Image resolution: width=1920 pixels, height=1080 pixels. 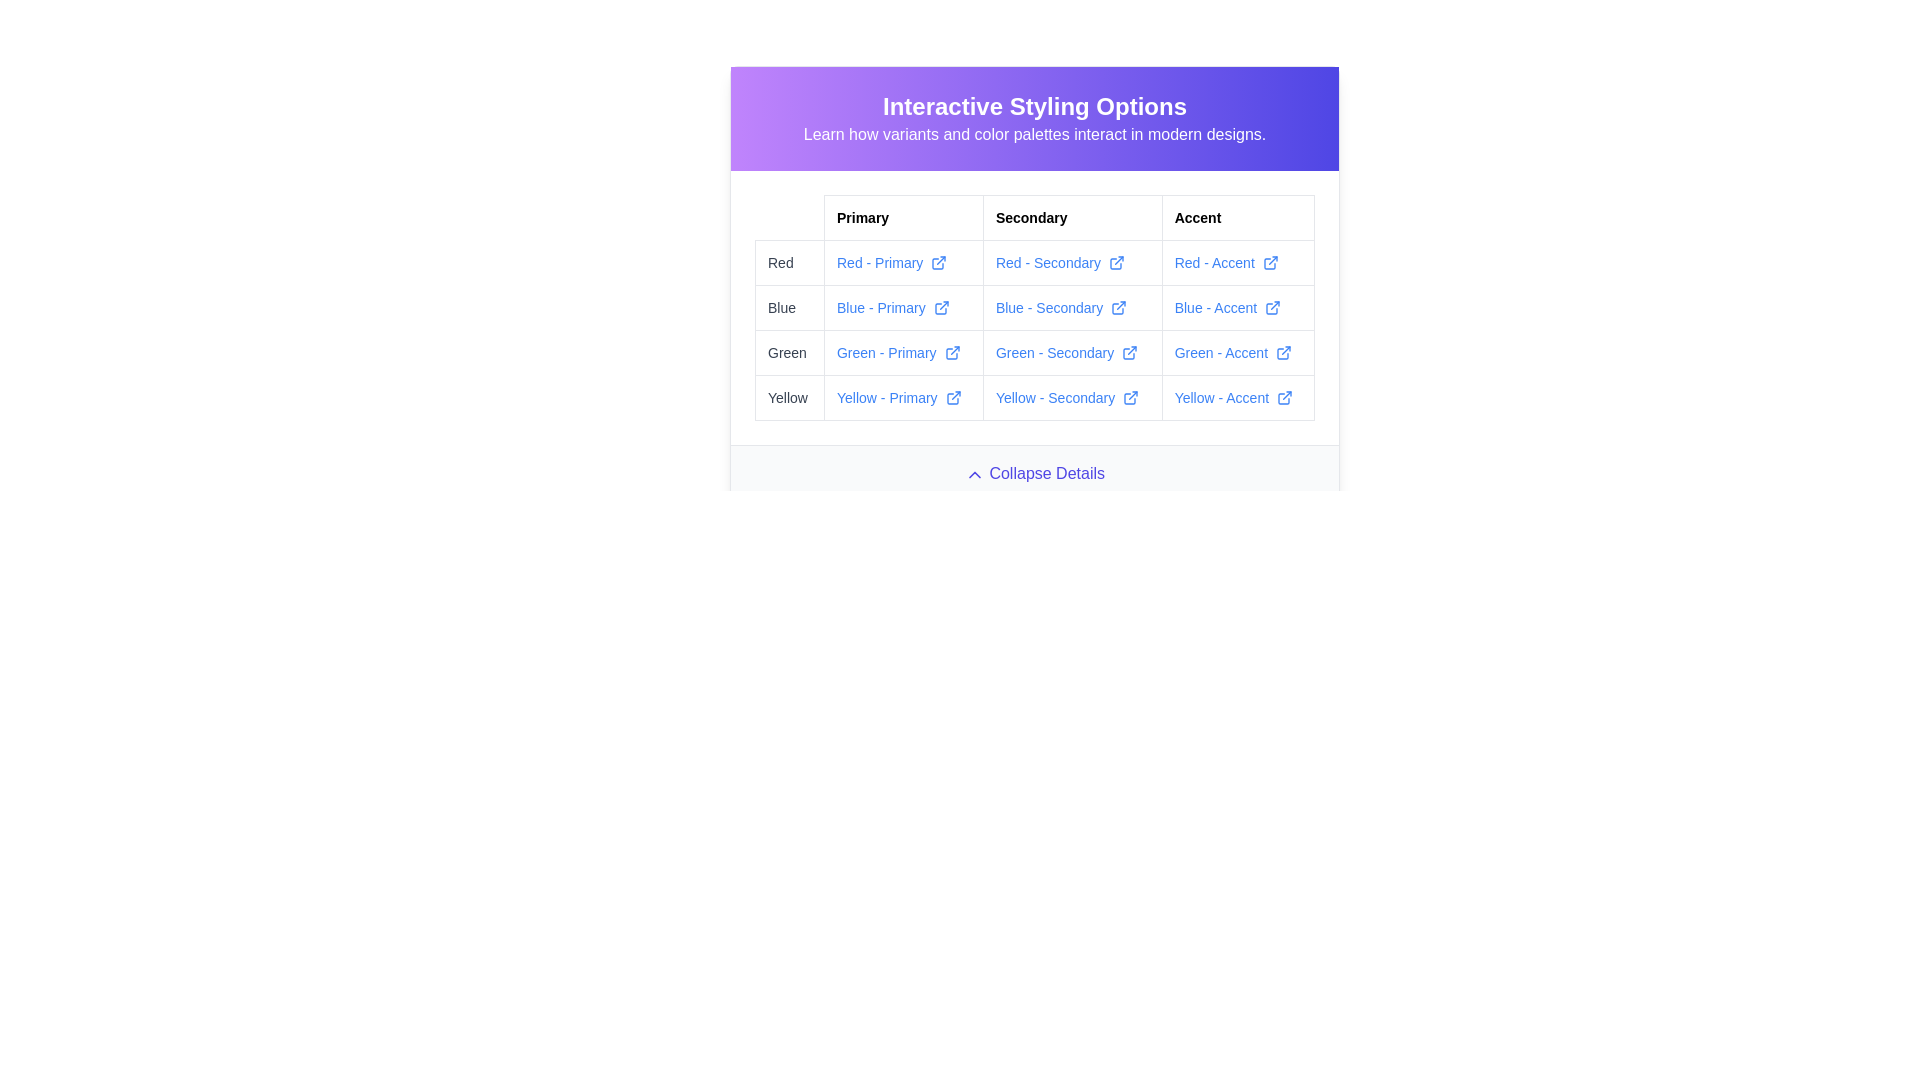 I want to click on the 'Red - Accent' hyperlink styled in blue font located under the 'Accent' column in the first row of the table, so click(x=1237, y=261).